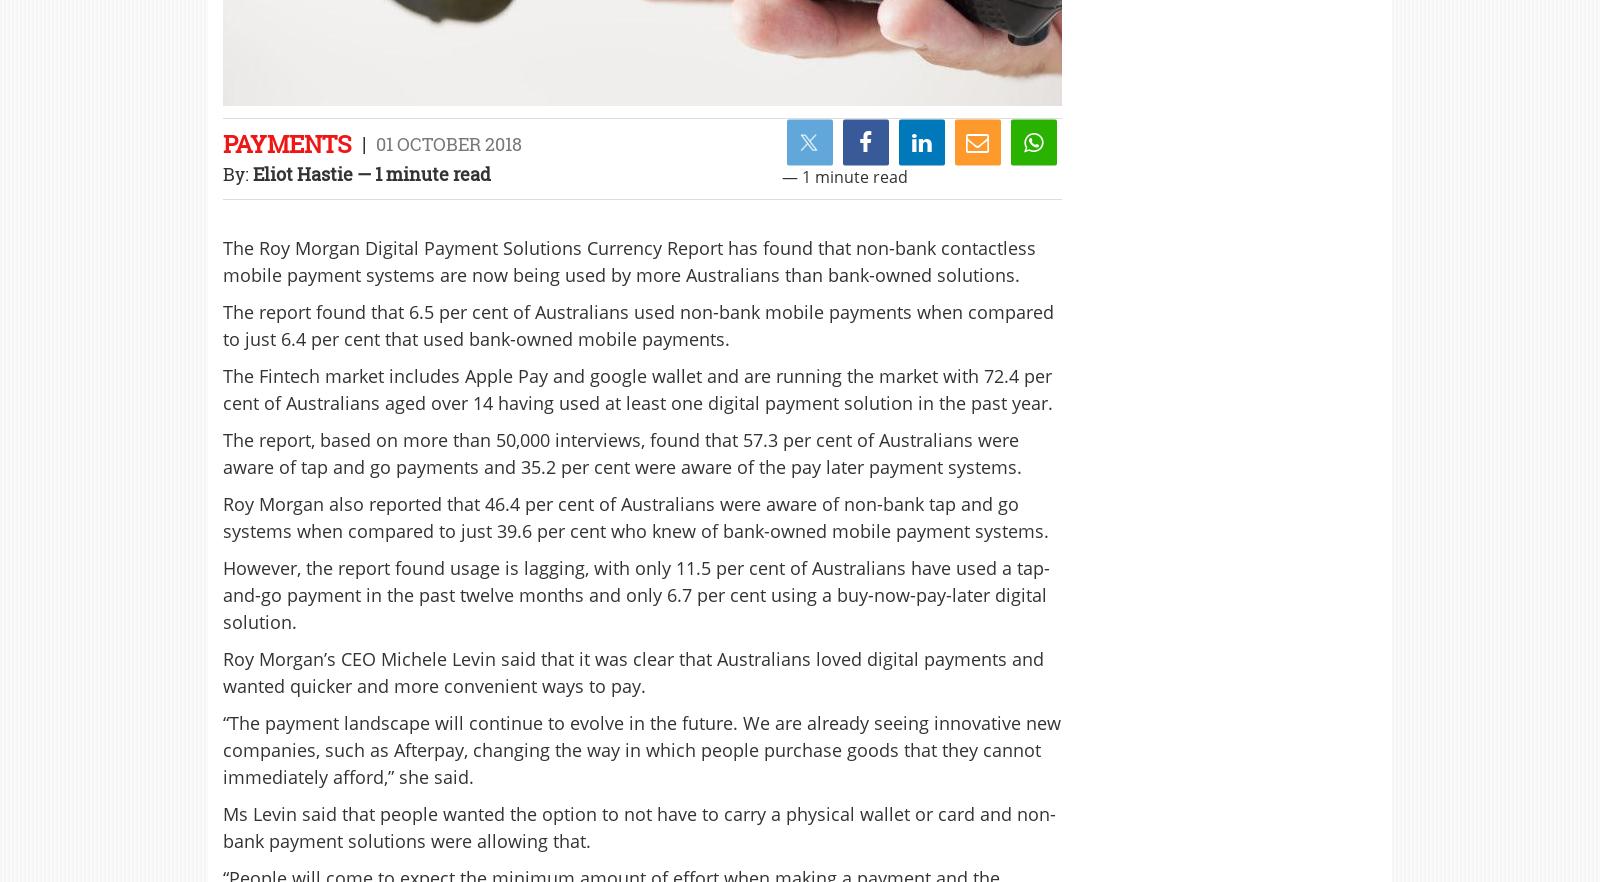 The height and width of the screenshot is (882, 1600). Describe the element at coordinates (639, 827) in the screenshot. I see `'Ms Levin said that people wanted the option to not have to carry a physical wallet or card and non-bank payment solutions were allowing that.'` at that location.